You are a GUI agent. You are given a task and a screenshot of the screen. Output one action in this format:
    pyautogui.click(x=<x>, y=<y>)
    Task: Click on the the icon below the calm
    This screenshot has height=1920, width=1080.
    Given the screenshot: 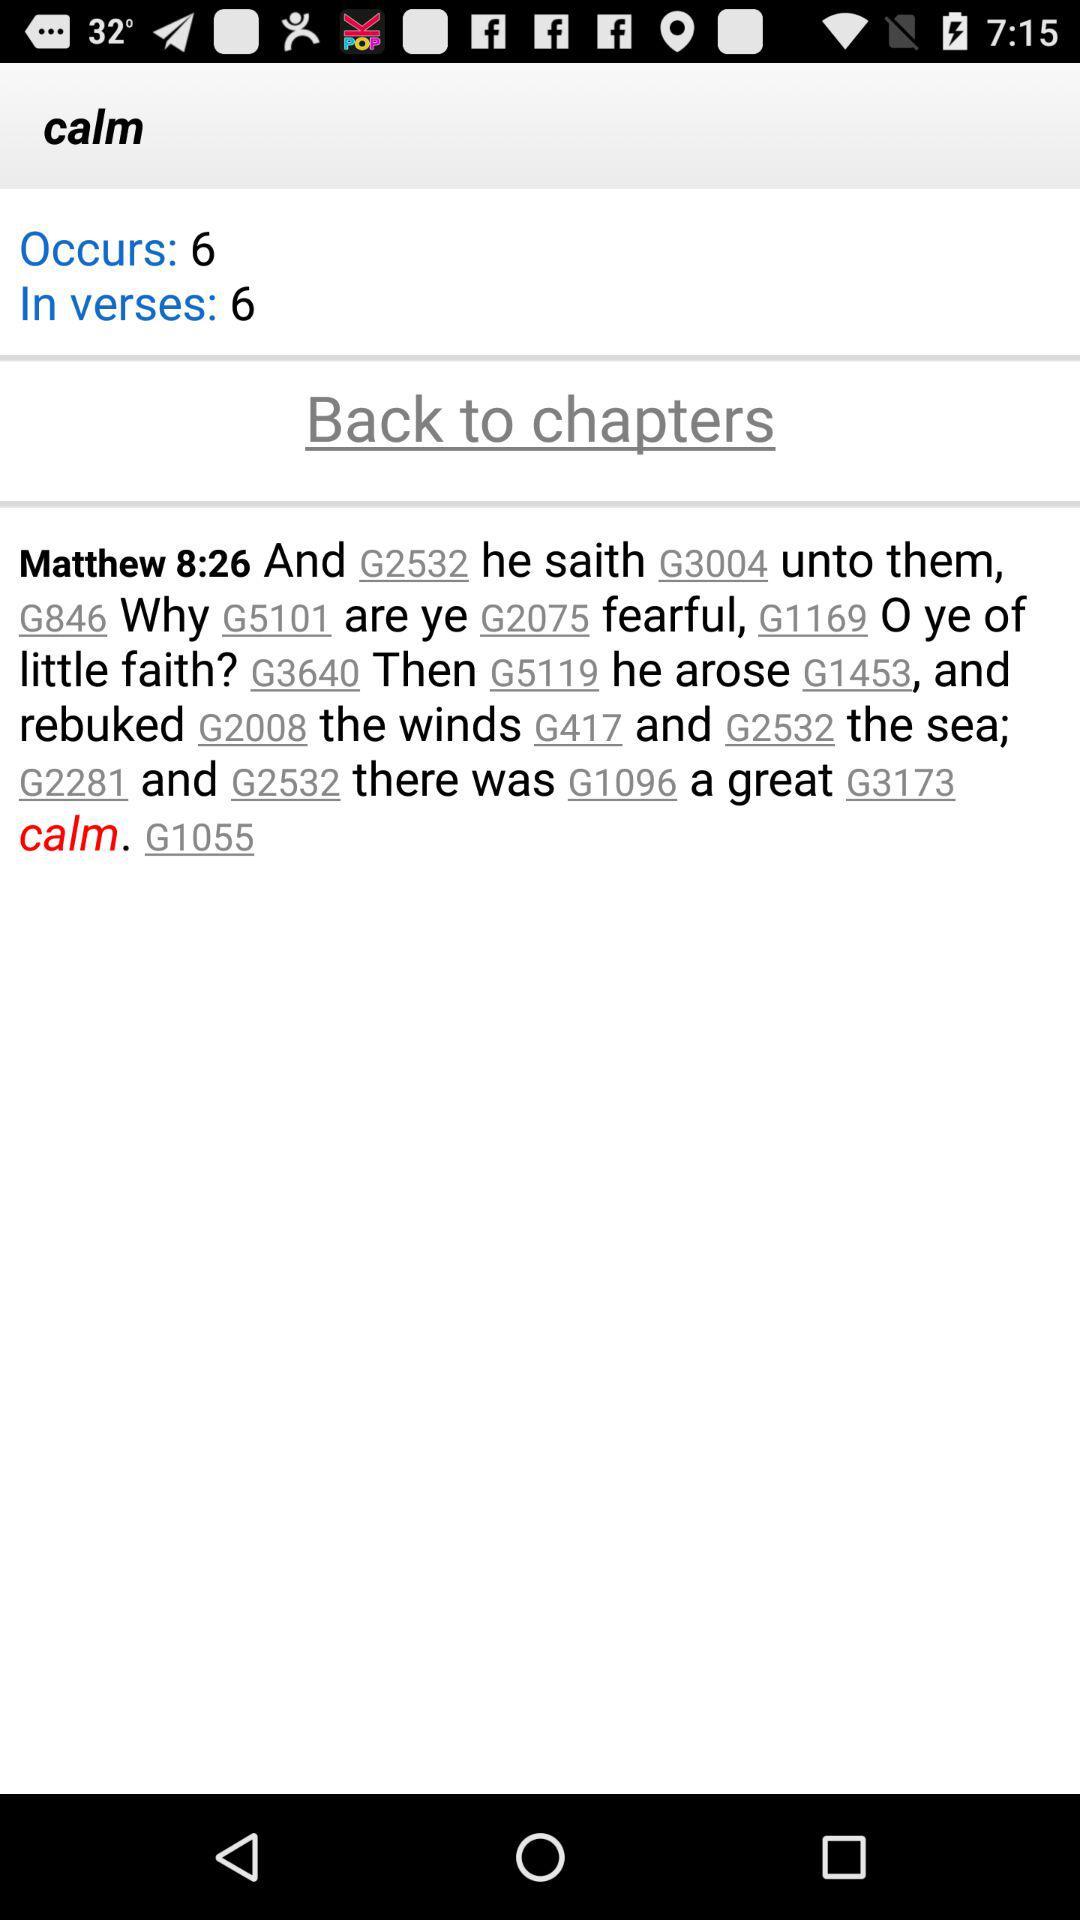 What is the action you would take?
    pyautogui.click(x=540, y=357)
    